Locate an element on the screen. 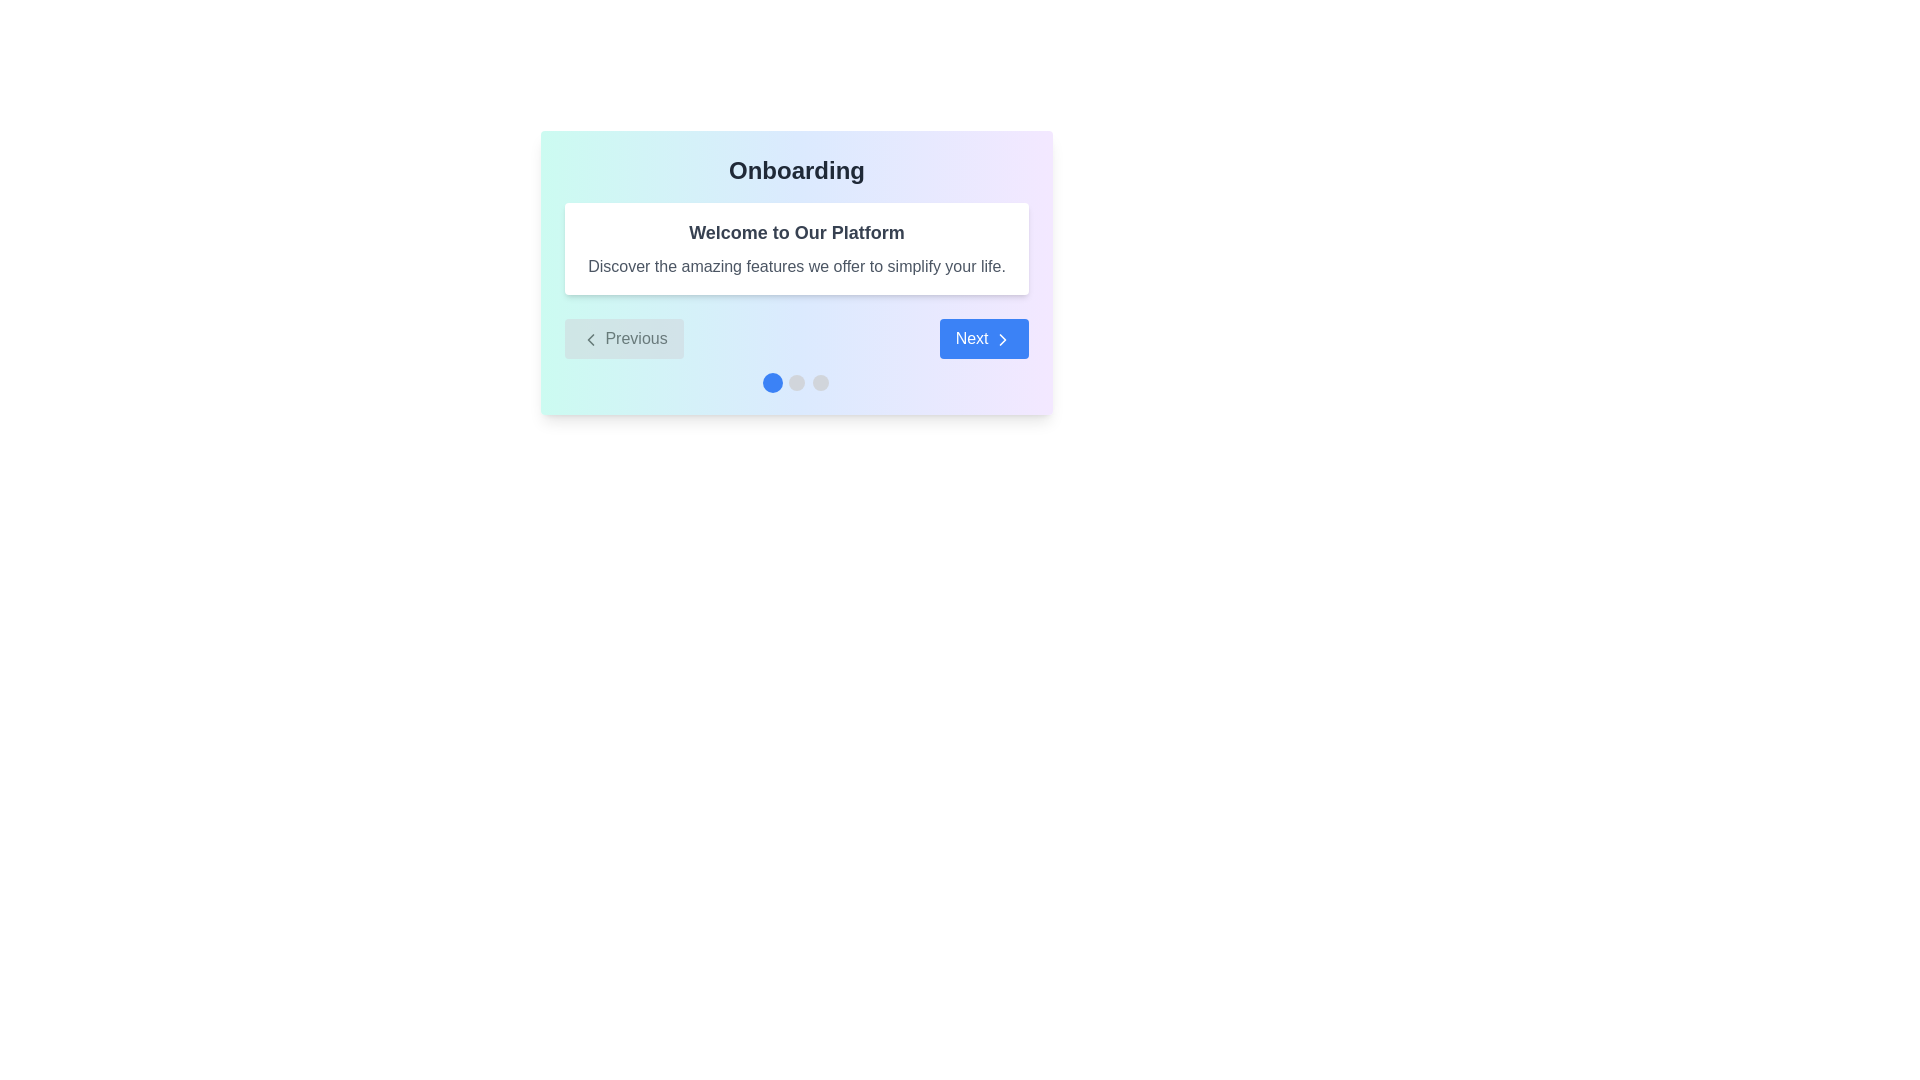 The width and height of the screenshot is (1920, 1080). the forward navigation icon located at the far right of the 'Next' button is located at coordinates (1003, 338).